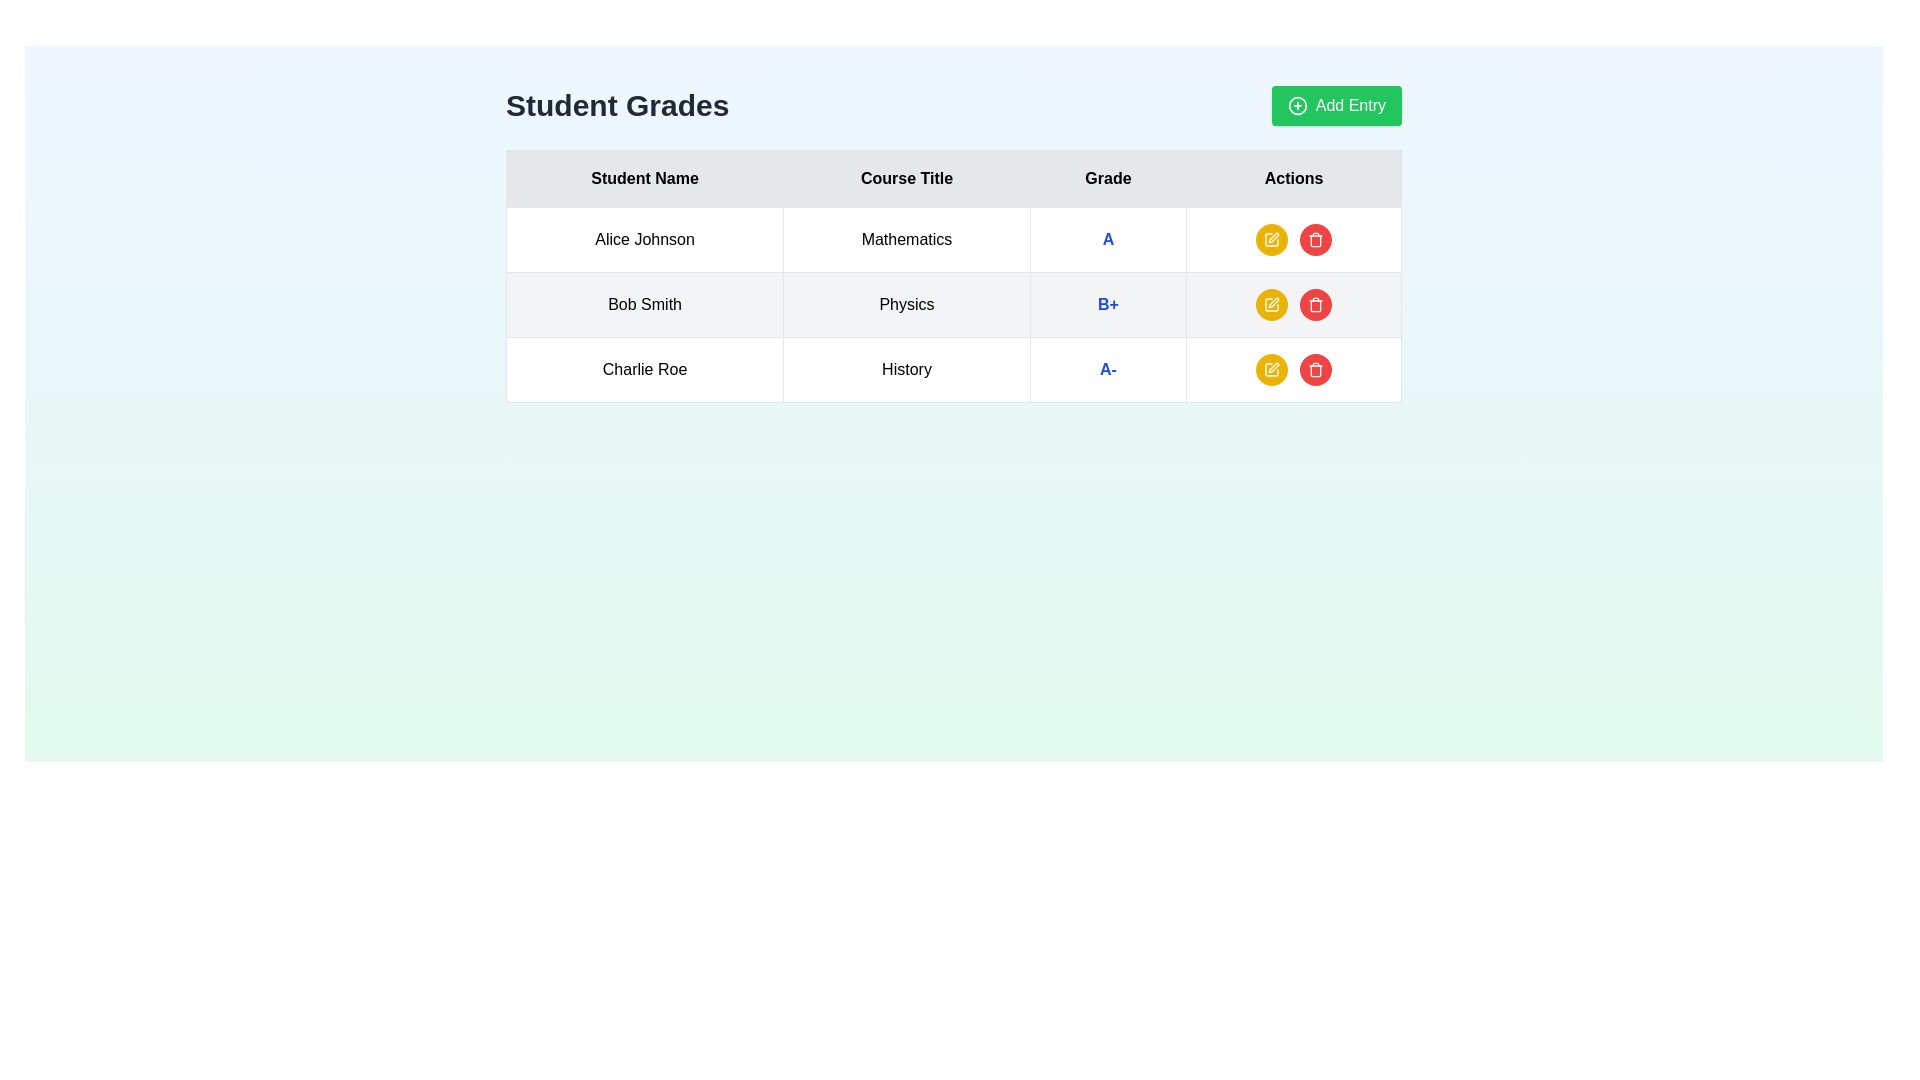 This screenshot has height=1080, width=1920. I want to click on the static text label displaying 'Bob Smith' in the student grades listing, located in the second row, first column under the 'Student Name' header, so click(645, 304).